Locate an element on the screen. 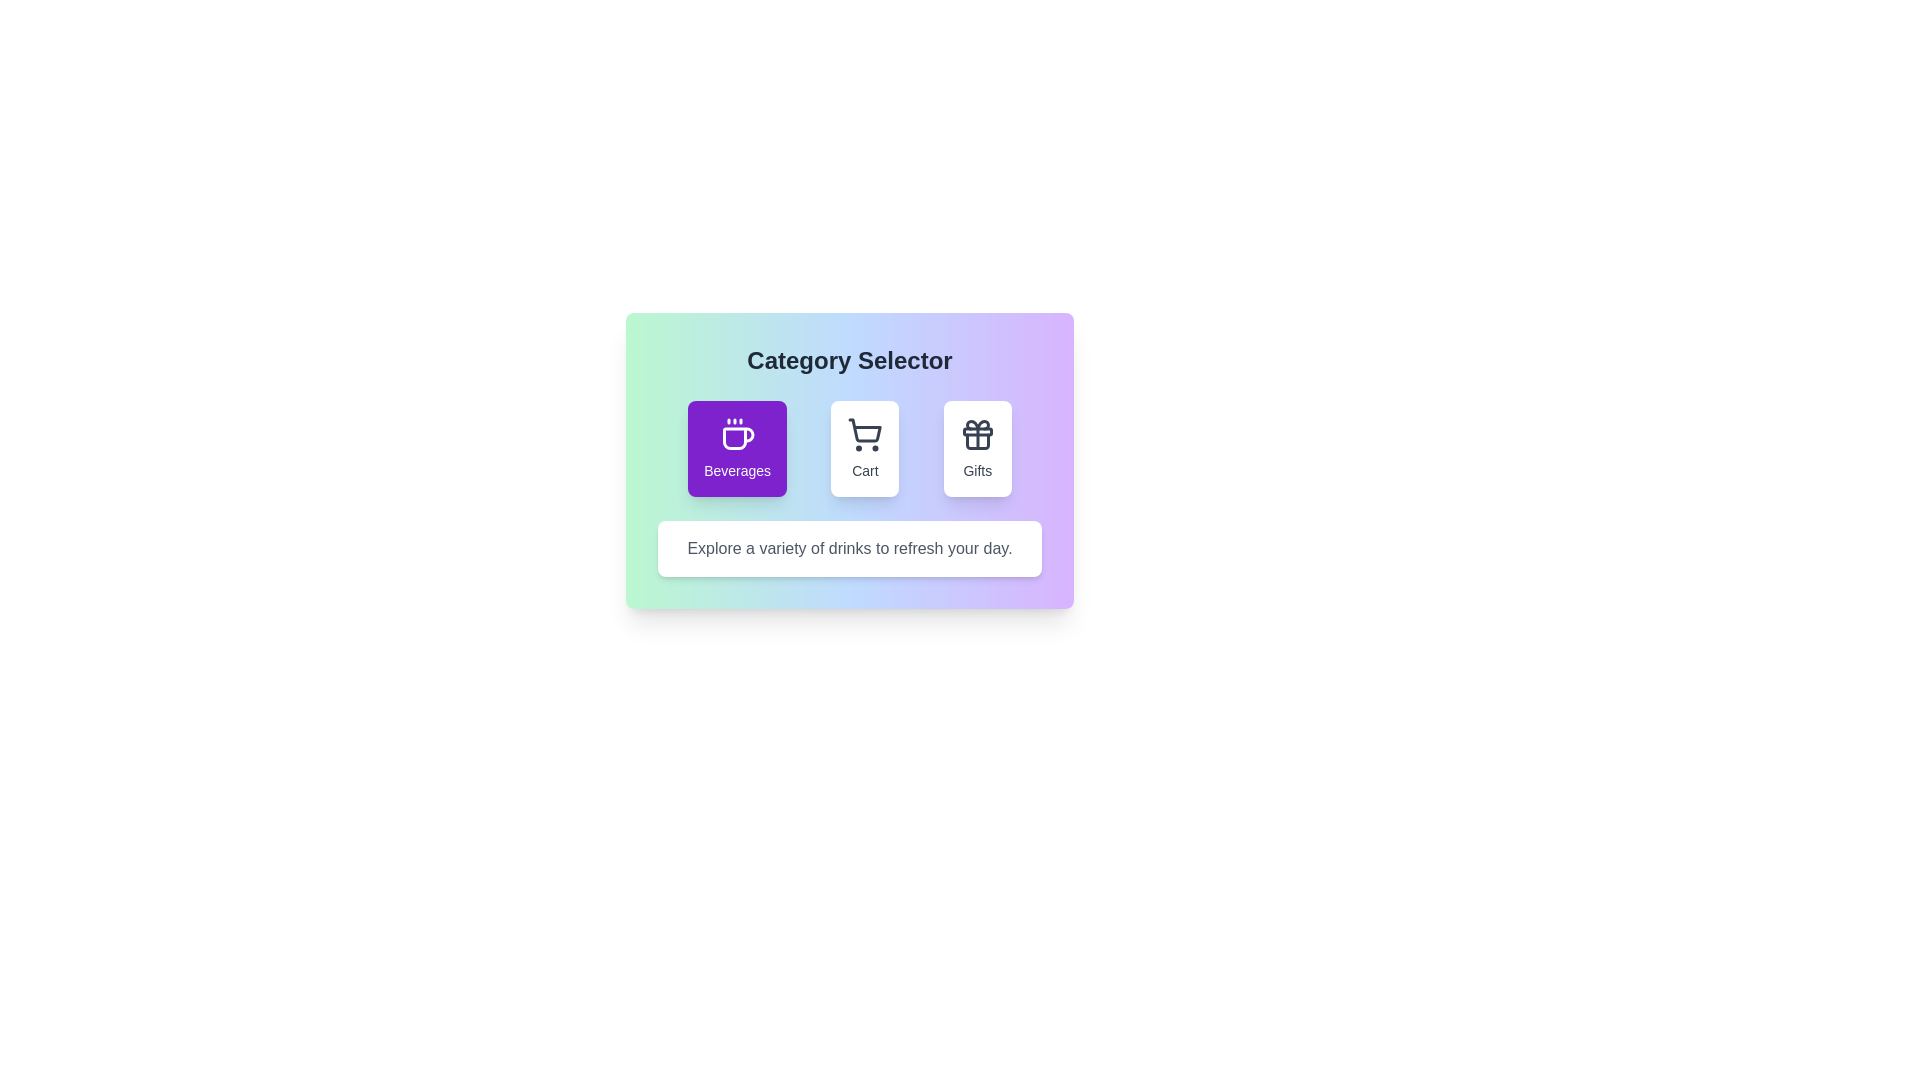 This screenshot has width=1920, height=1080. the Beverages button to observe hover effects is located at coordinates (736, 447).